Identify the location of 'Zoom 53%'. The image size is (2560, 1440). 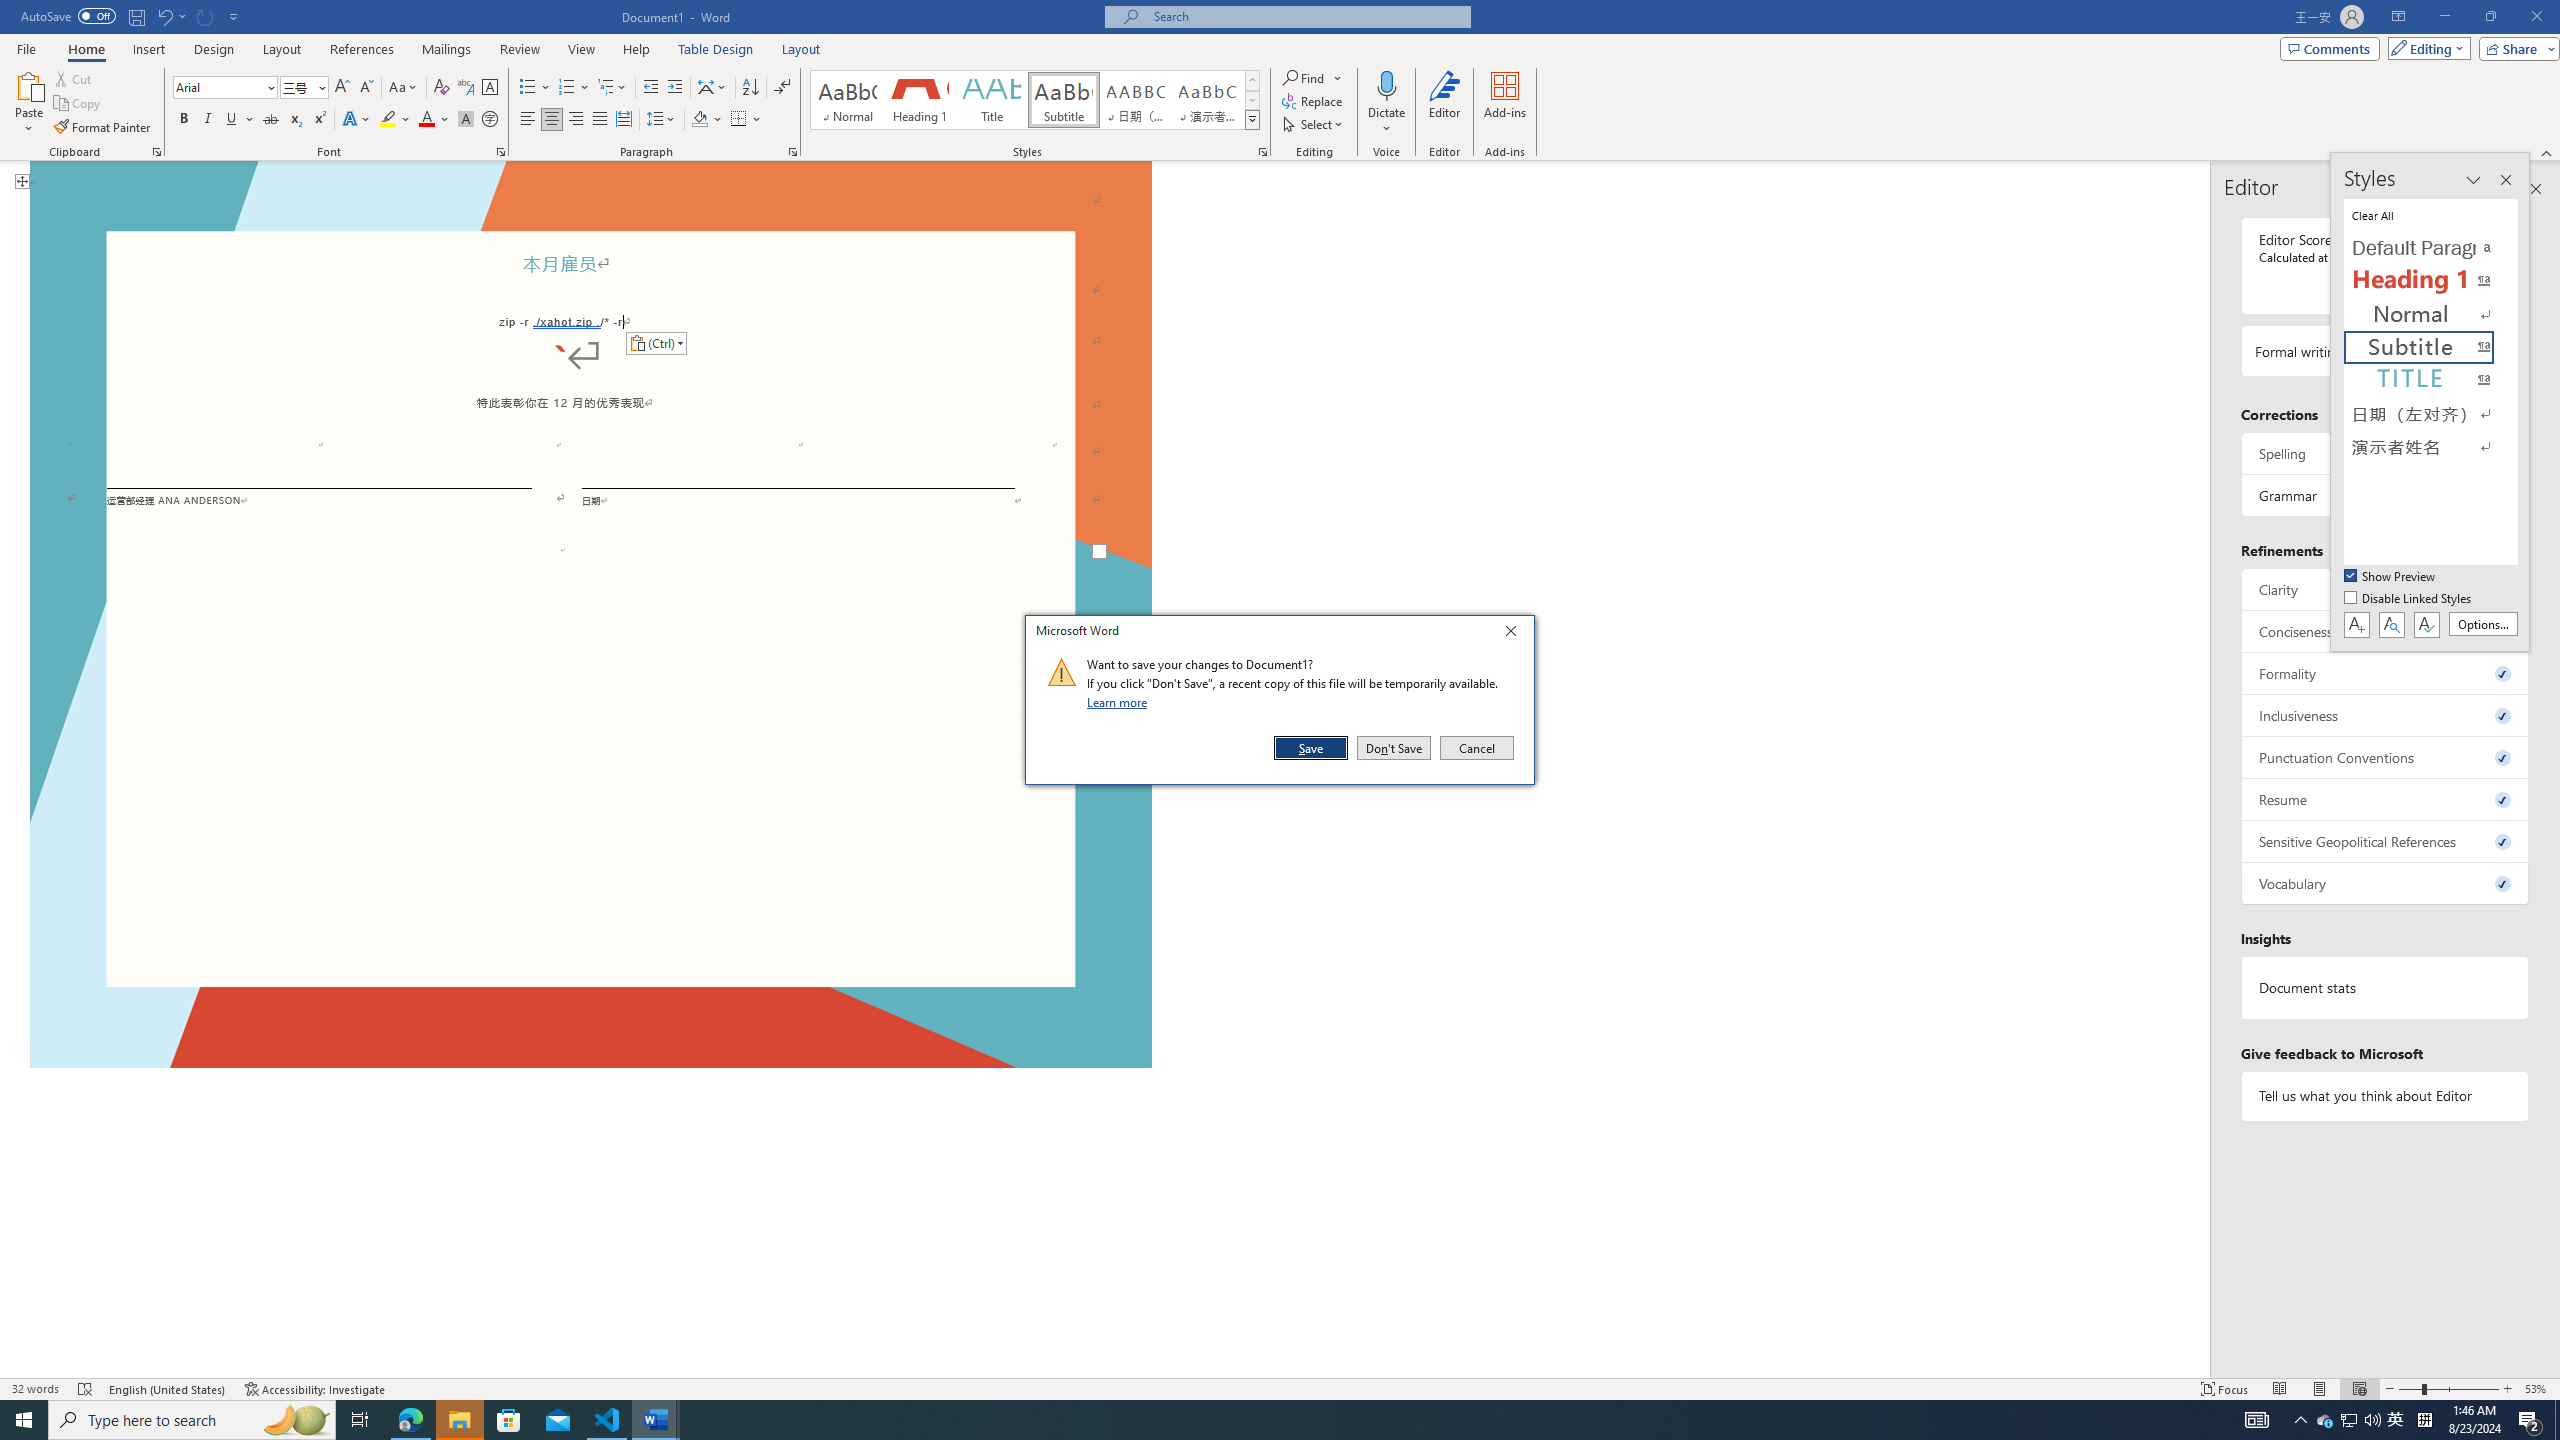
(2537, 1389).